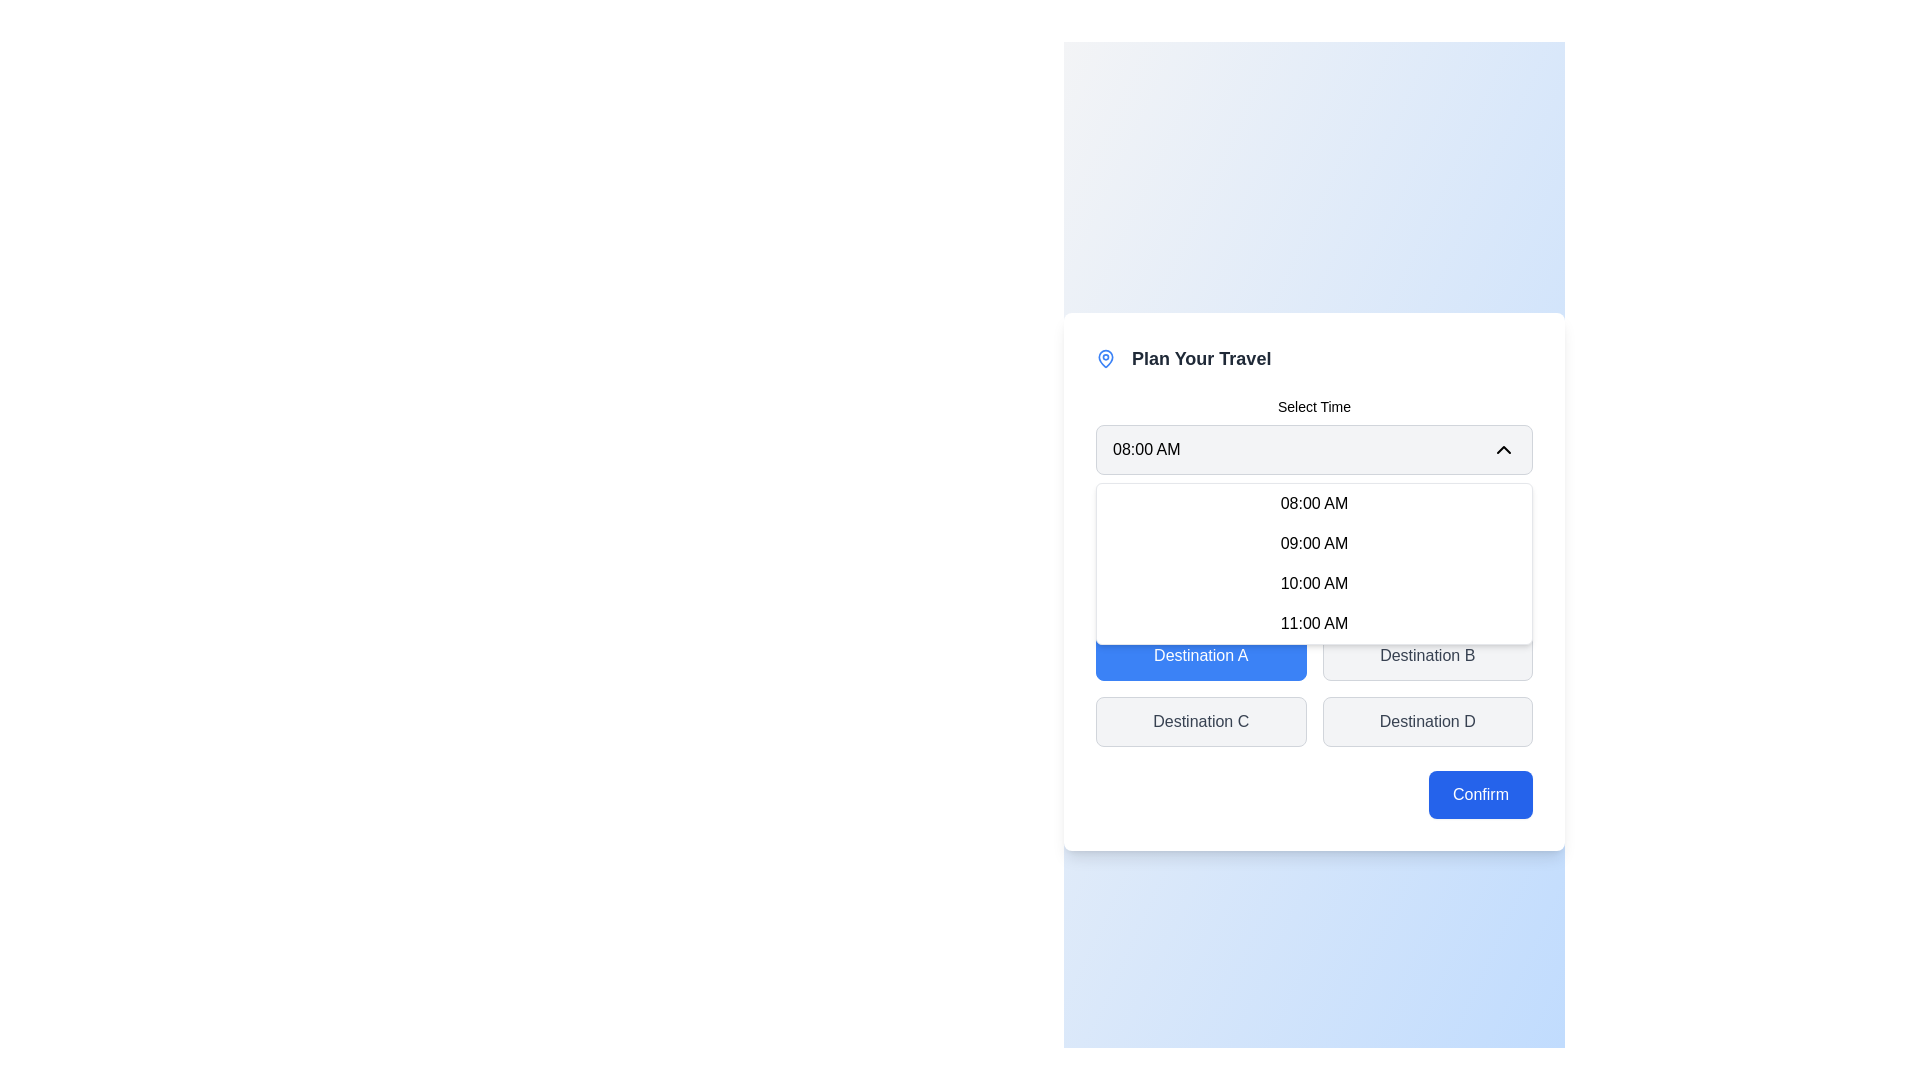 This screenshot has height=1080, width=1920. Describe the element at coordinates (1314, 508) in the screenshot. I see `text label that describes the adjacent date input field, centrally located above it` at that location.